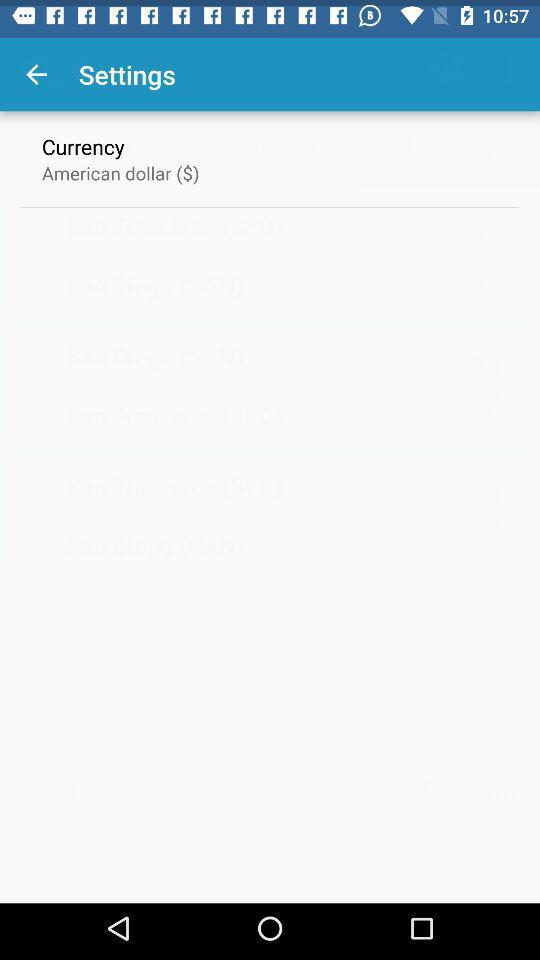 The width and height of the screenshot is (540, 960). I want to click on the icon next to the settings app, so click(36, 68).